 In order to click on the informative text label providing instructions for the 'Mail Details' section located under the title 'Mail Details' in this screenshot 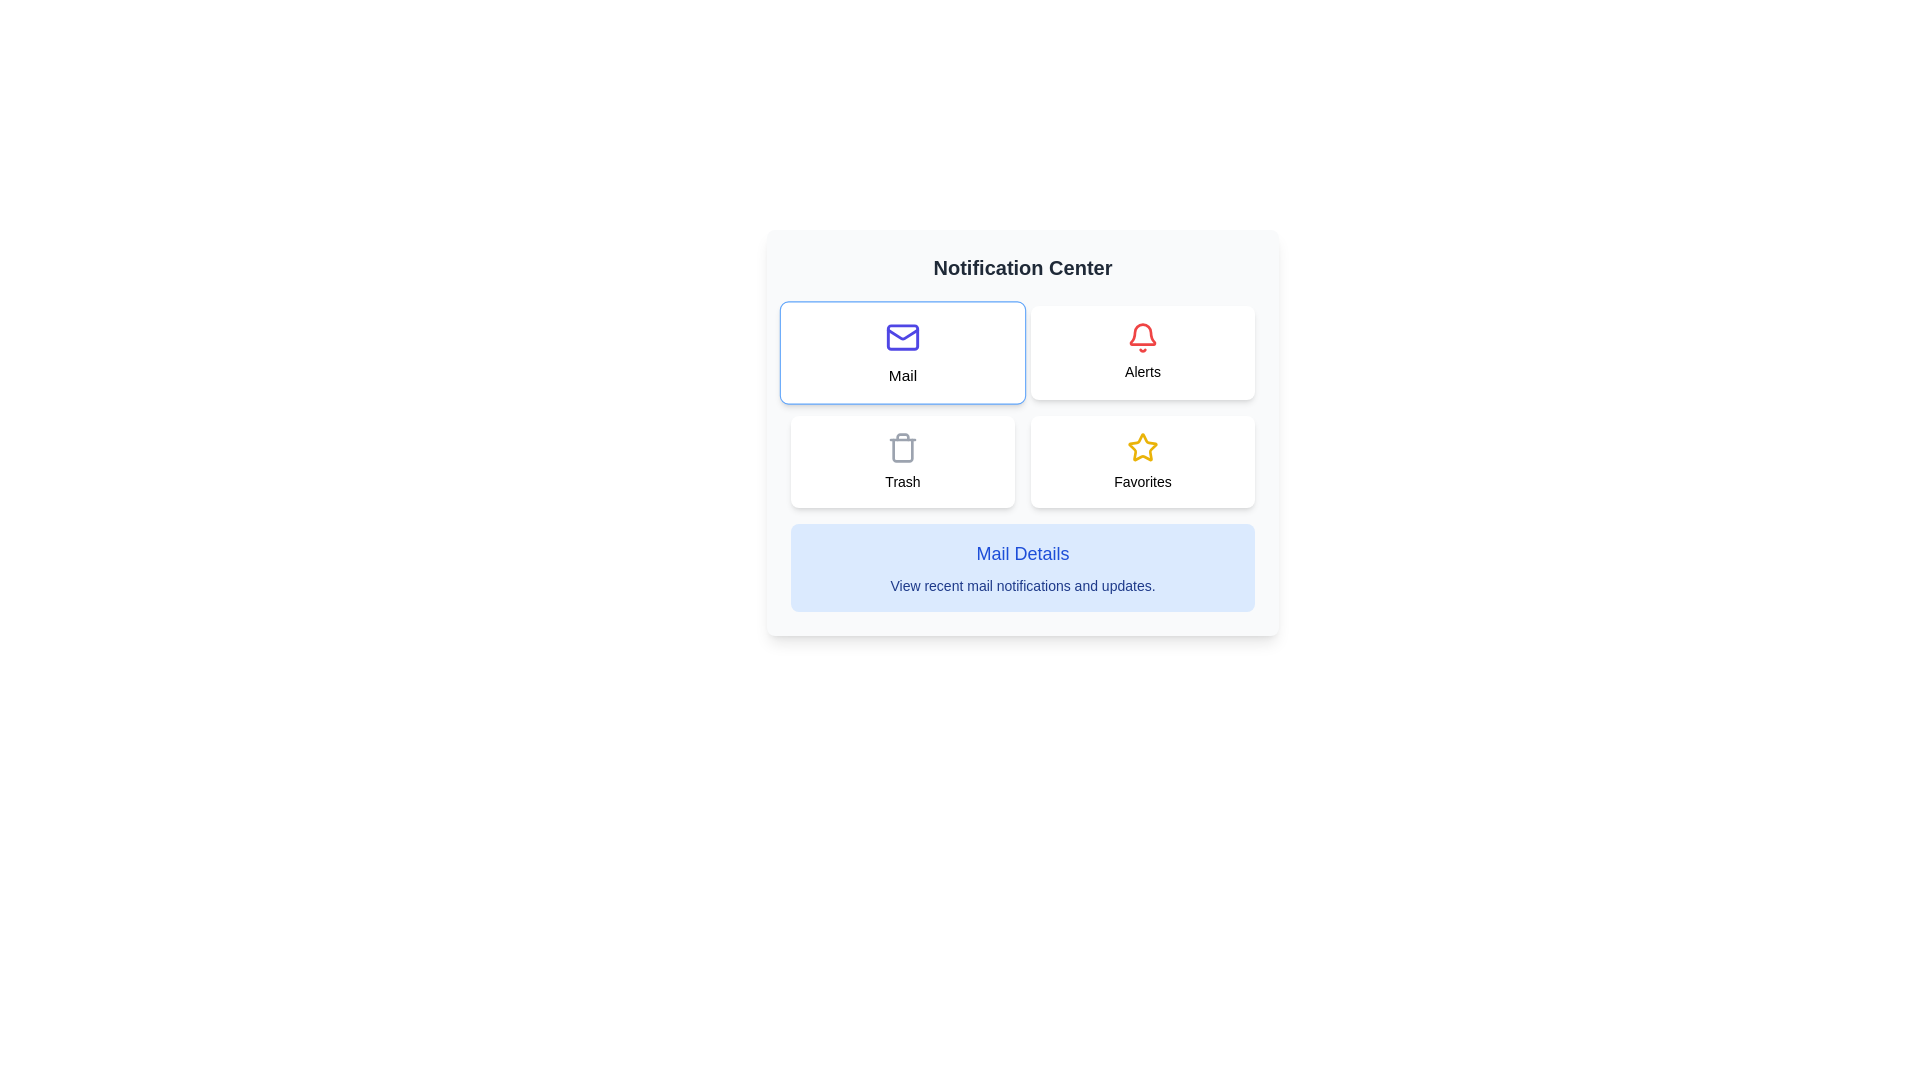, I will do `click(1022, 585)`.